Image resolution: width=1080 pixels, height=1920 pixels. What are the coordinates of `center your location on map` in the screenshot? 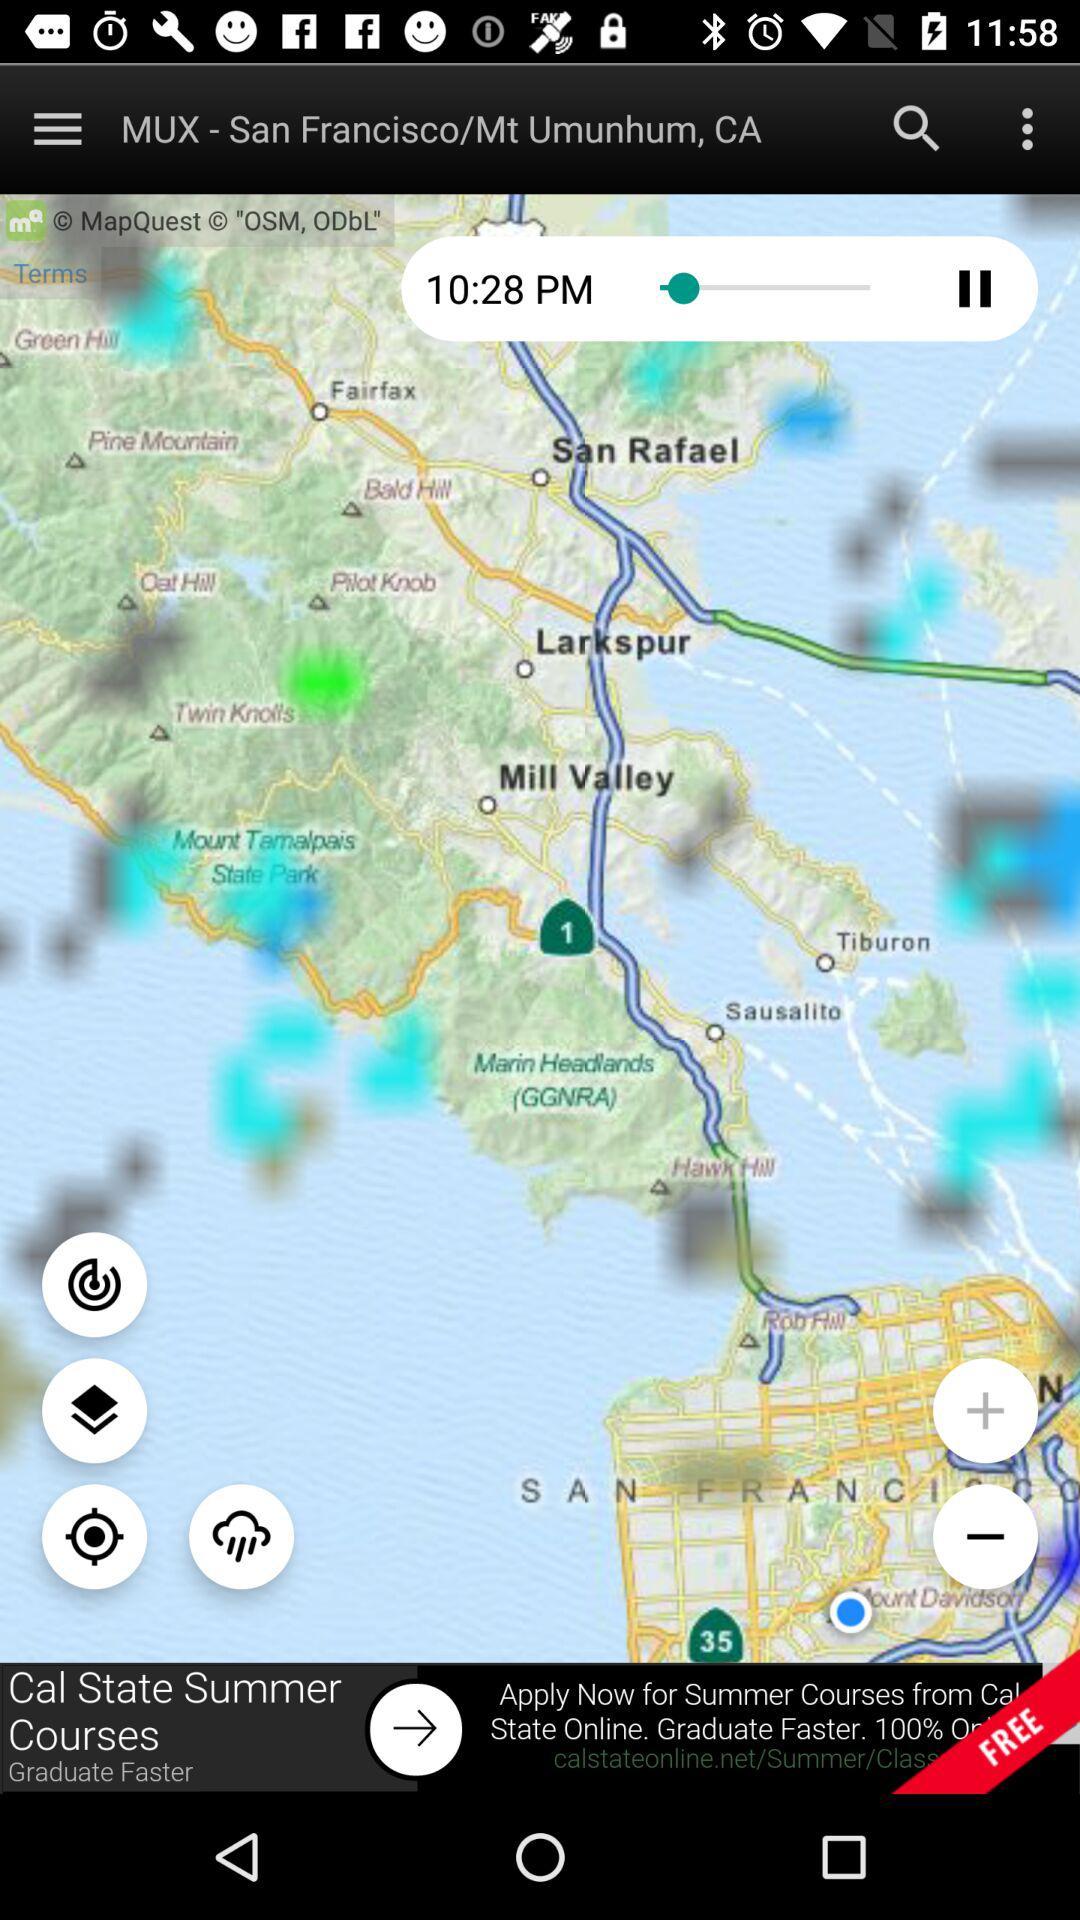 It's located at (94, 1535).